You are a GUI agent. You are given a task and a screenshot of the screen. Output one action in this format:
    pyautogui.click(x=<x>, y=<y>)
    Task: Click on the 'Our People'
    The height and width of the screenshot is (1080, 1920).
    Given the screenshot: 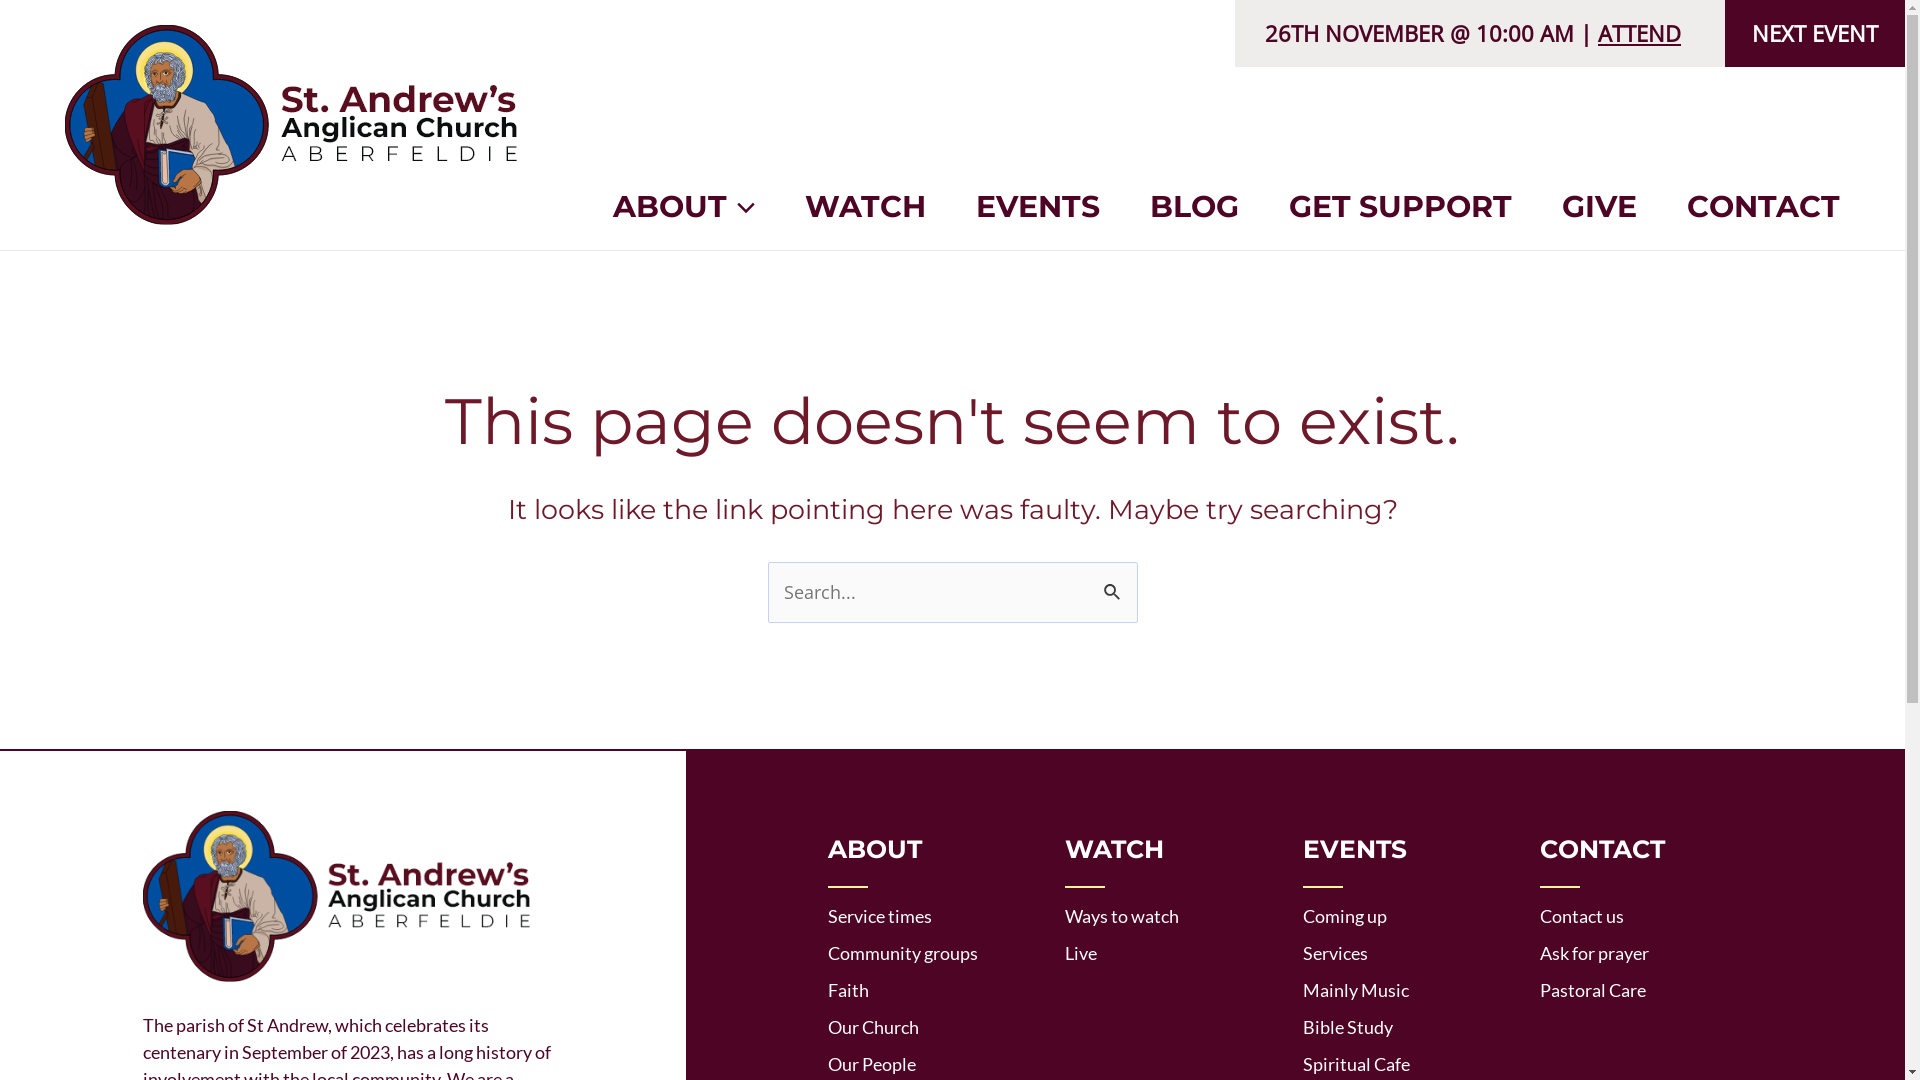 What is the action you would take?
    pyautogui.click(x=872, y=1063)
    